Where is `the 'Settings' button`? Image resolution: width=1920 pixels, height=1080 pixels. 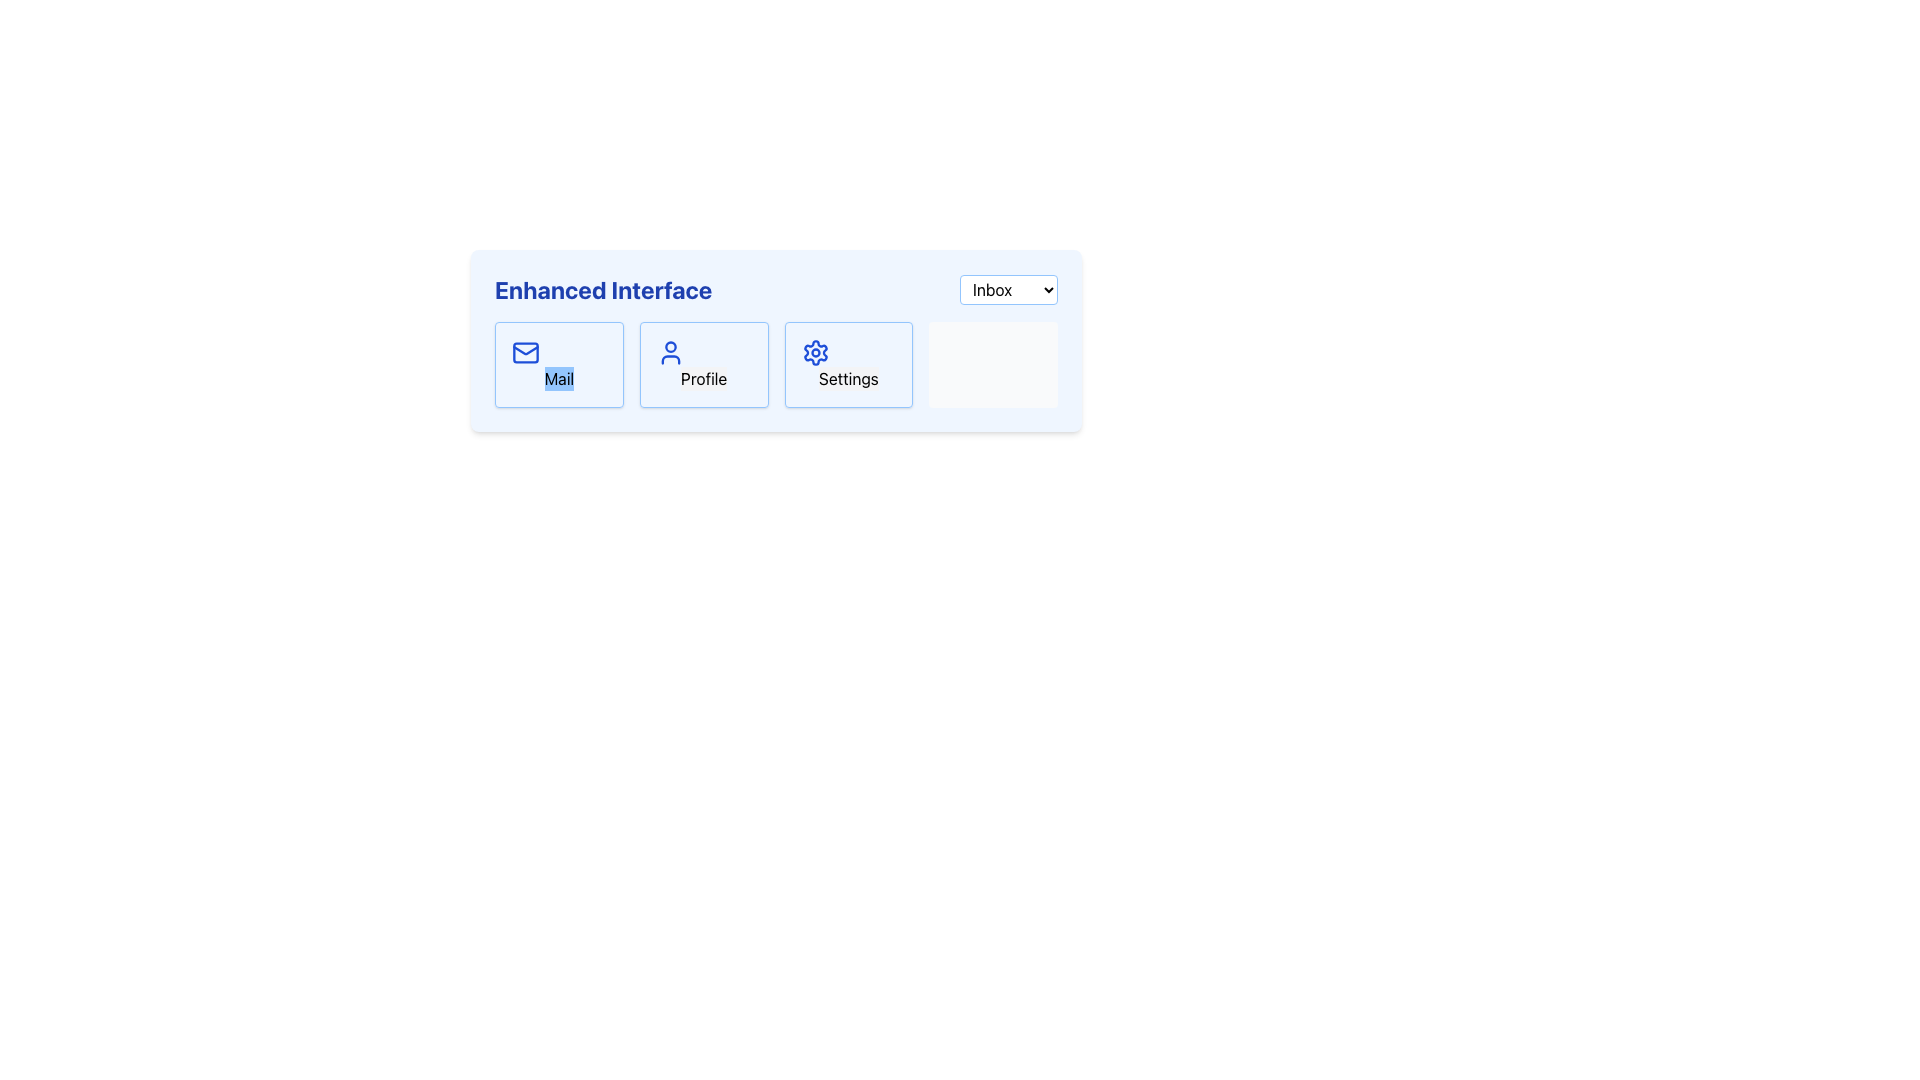
the 'Settings' button is located at coordinates (848, 365).